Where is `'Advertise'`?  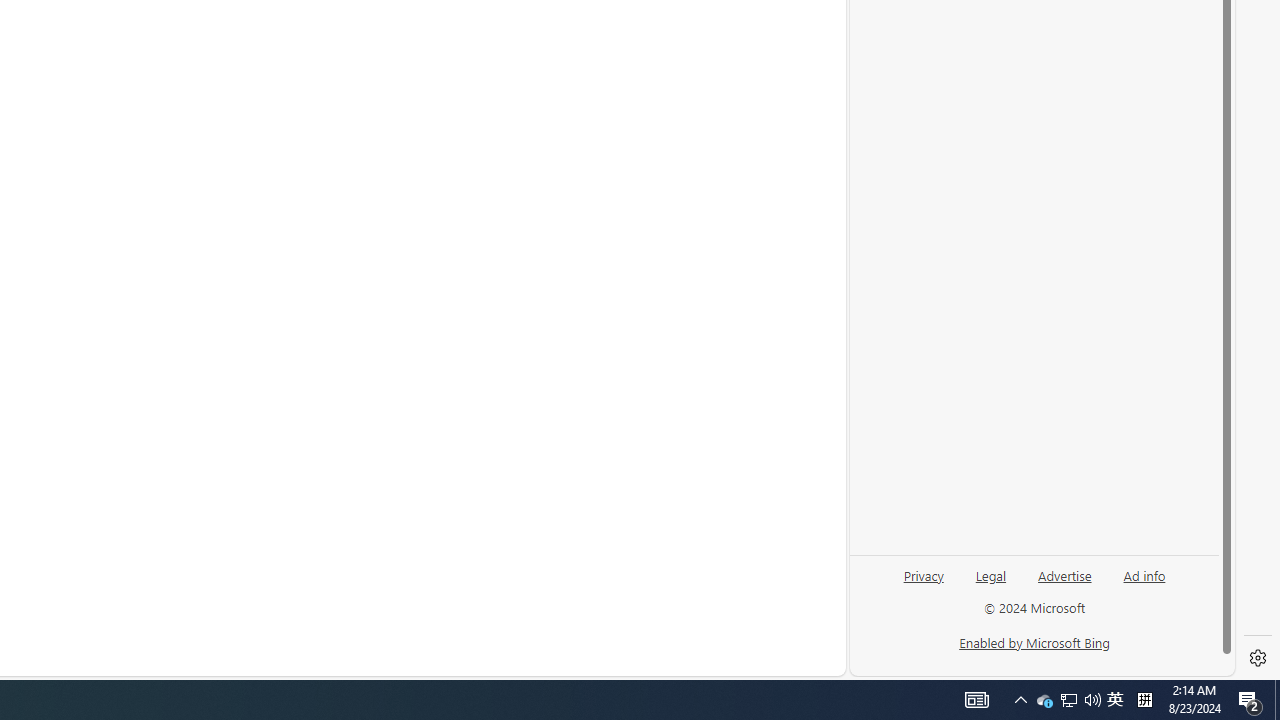 'Advertise' is located at coordinates (1063, 583).